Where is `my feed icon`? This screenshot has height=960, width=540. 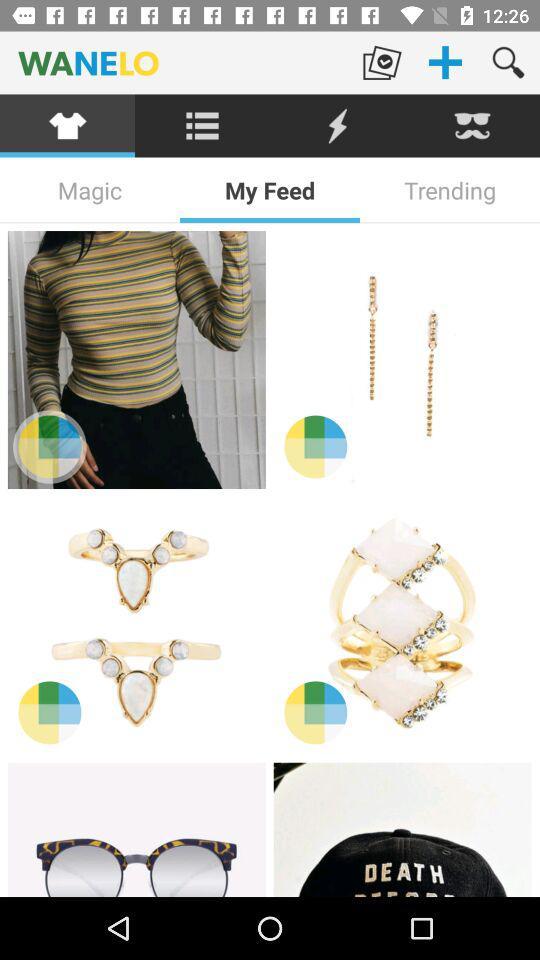
my feed icon is located at coordinates (270, 190).